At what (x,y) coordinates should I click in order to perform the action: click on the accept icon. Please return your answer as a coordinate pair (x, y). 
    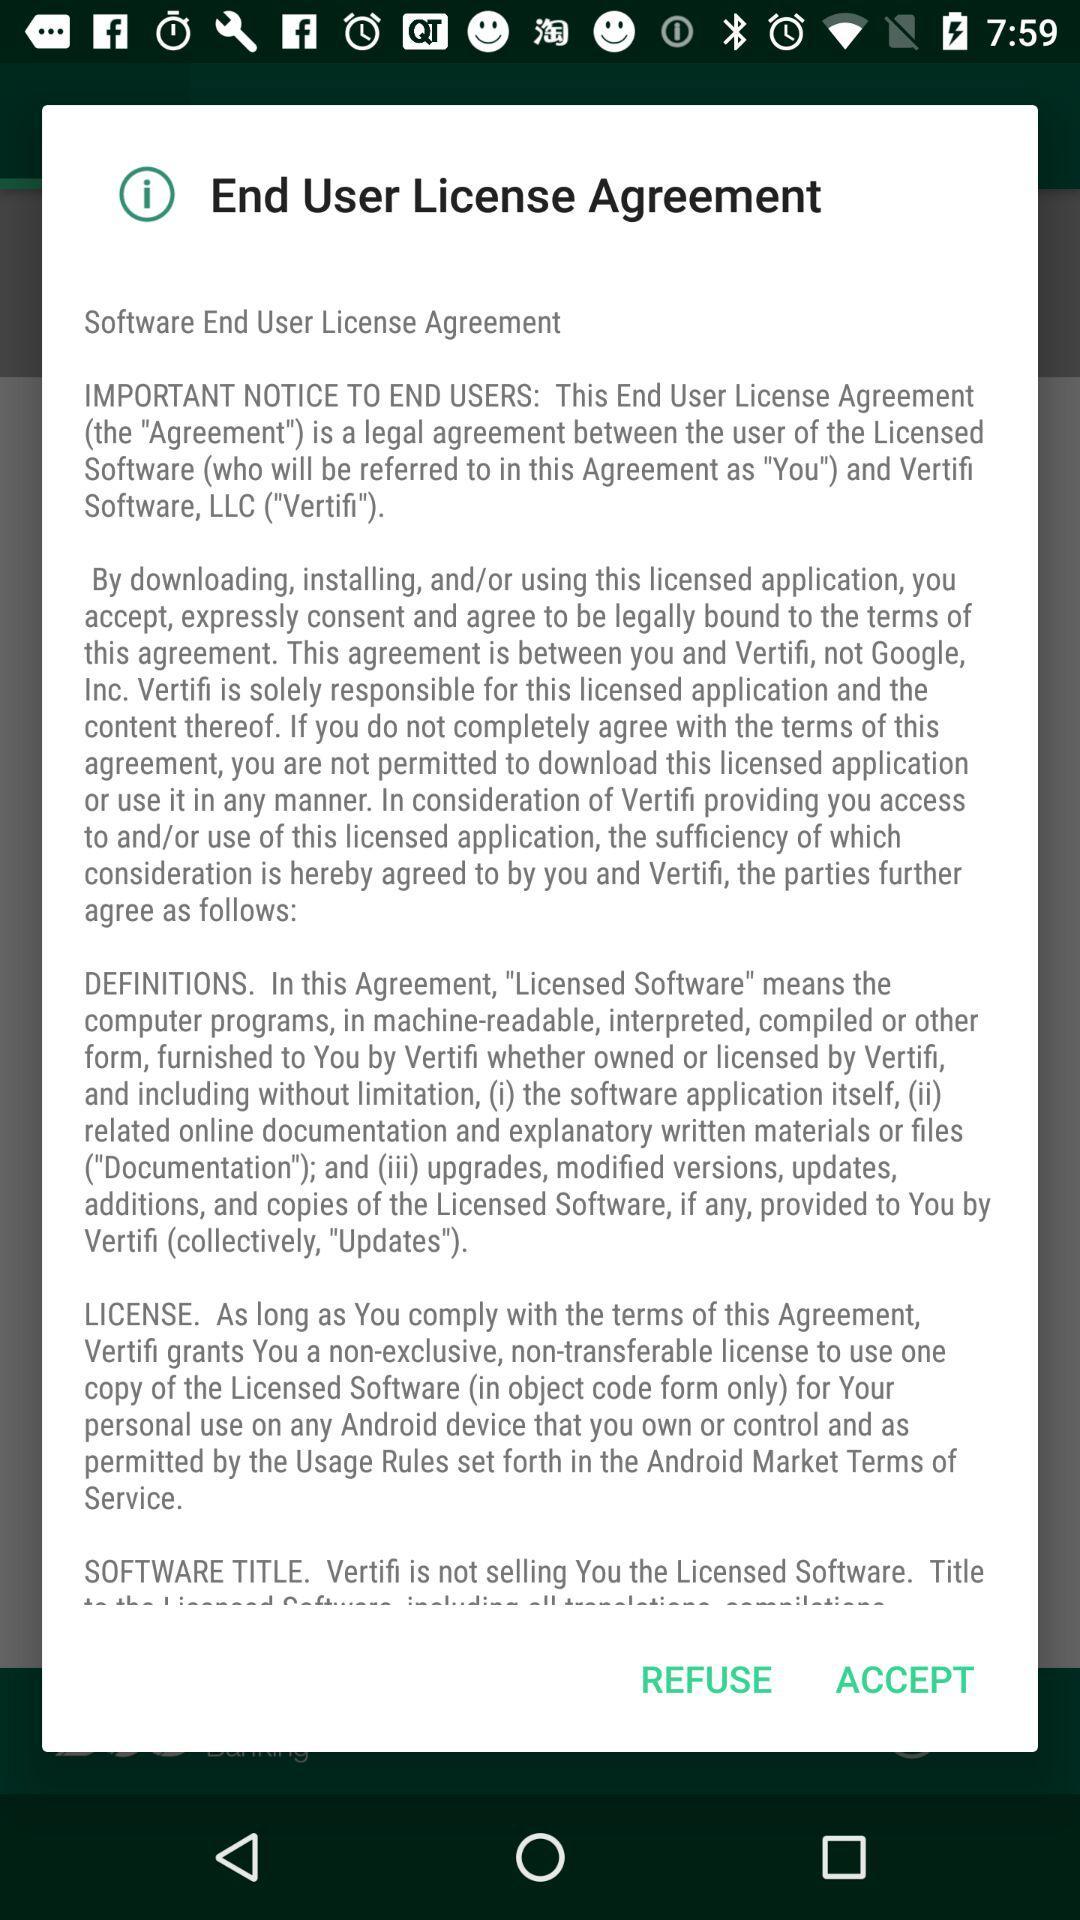
    Looking at the image, I should click on (905, 1678).